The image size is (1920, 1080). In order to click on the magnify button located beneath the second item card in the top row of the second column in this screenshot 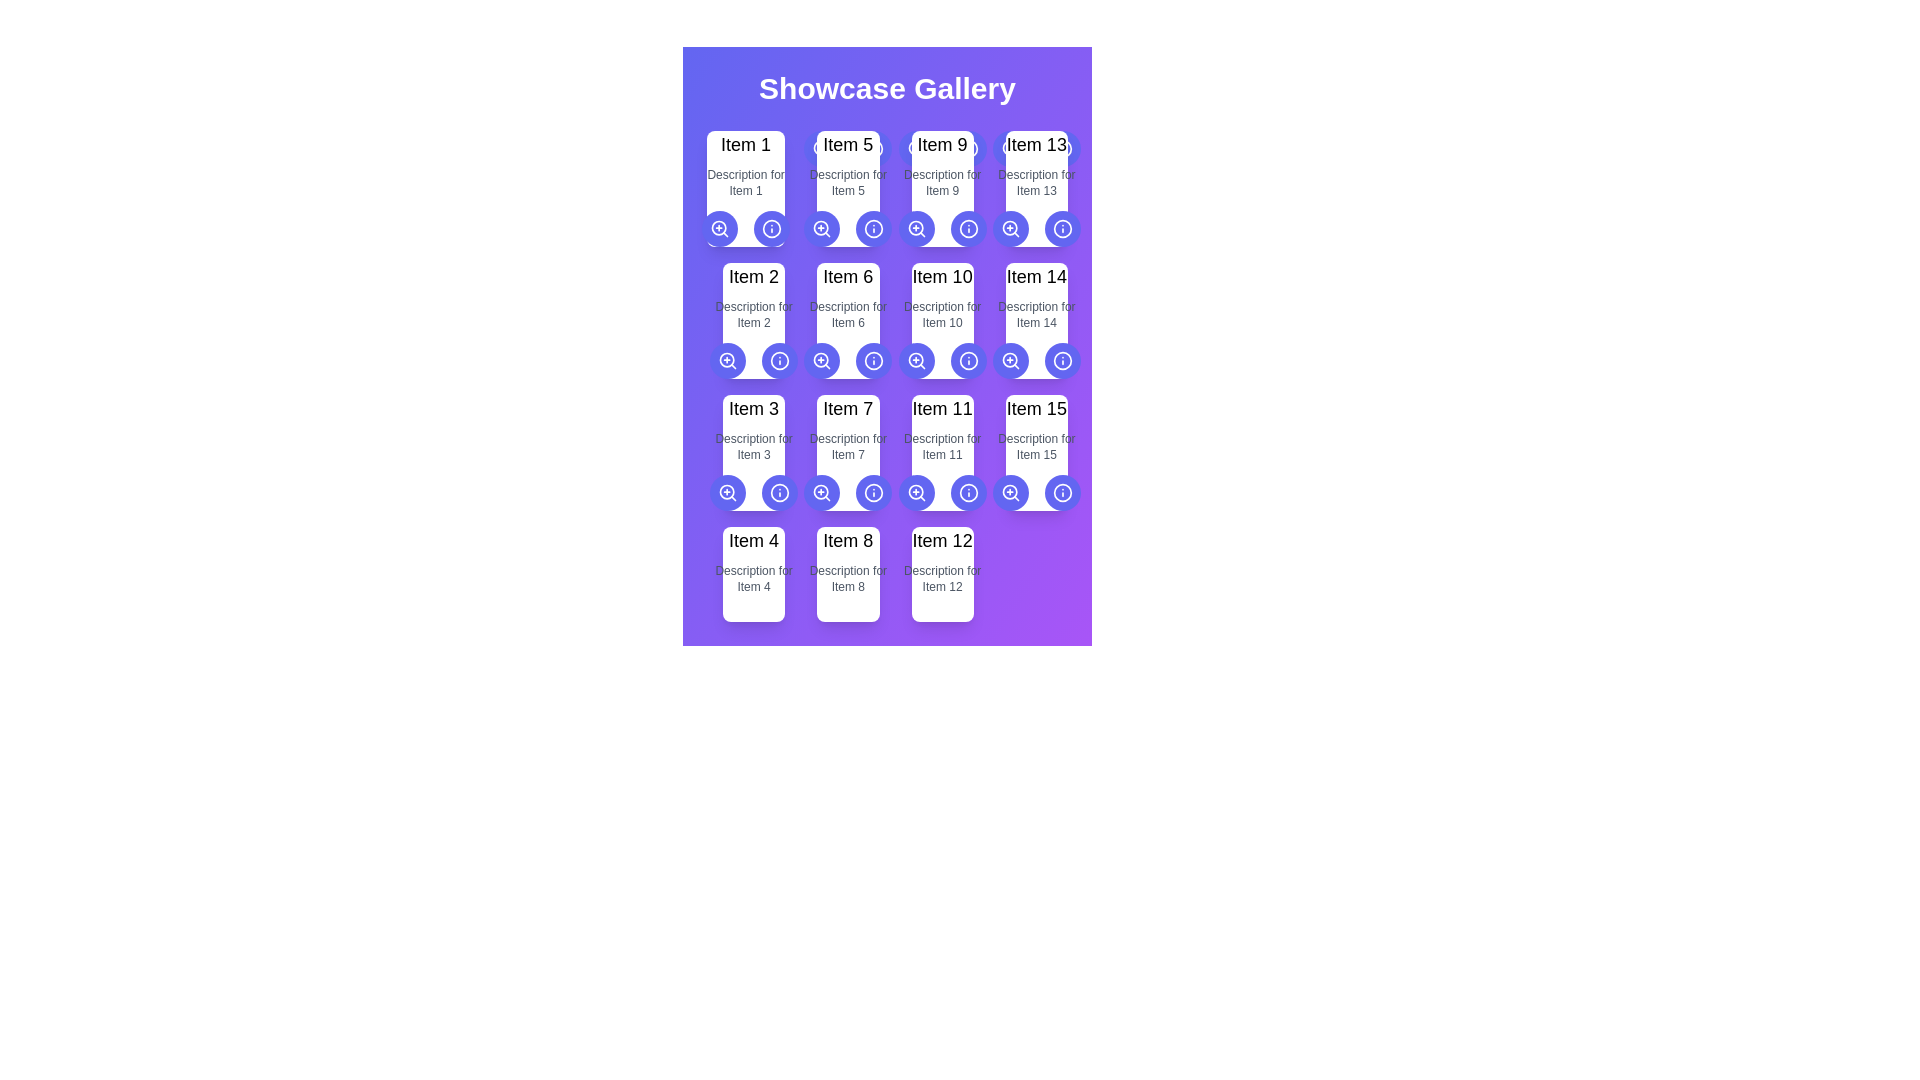, I will do `click(727, 361)`.